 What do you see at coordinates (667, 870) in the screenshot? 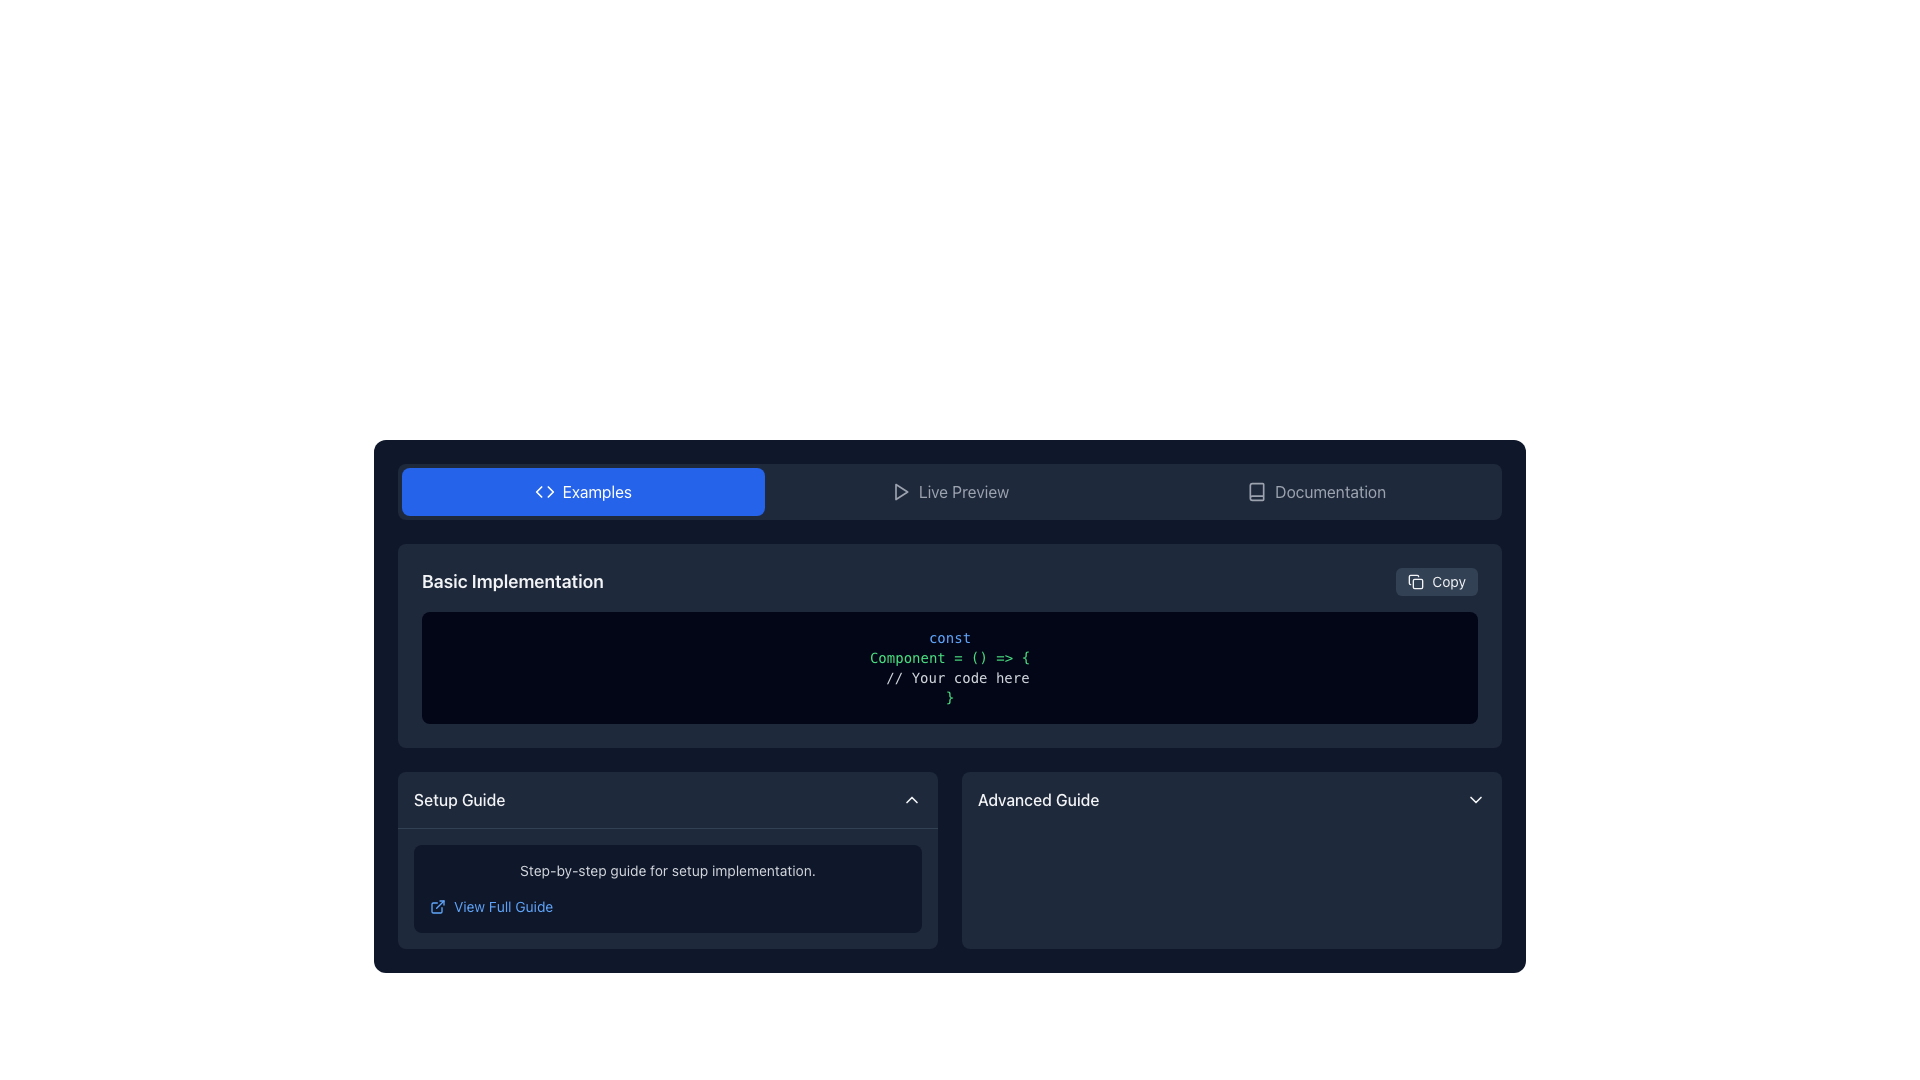
I see `the text element styled with a small, light gray font that reads 'Step-by-step guide for setup implementation.' located in the 'Setup Guide' section beneath the header` at bounding box center [667, 870].